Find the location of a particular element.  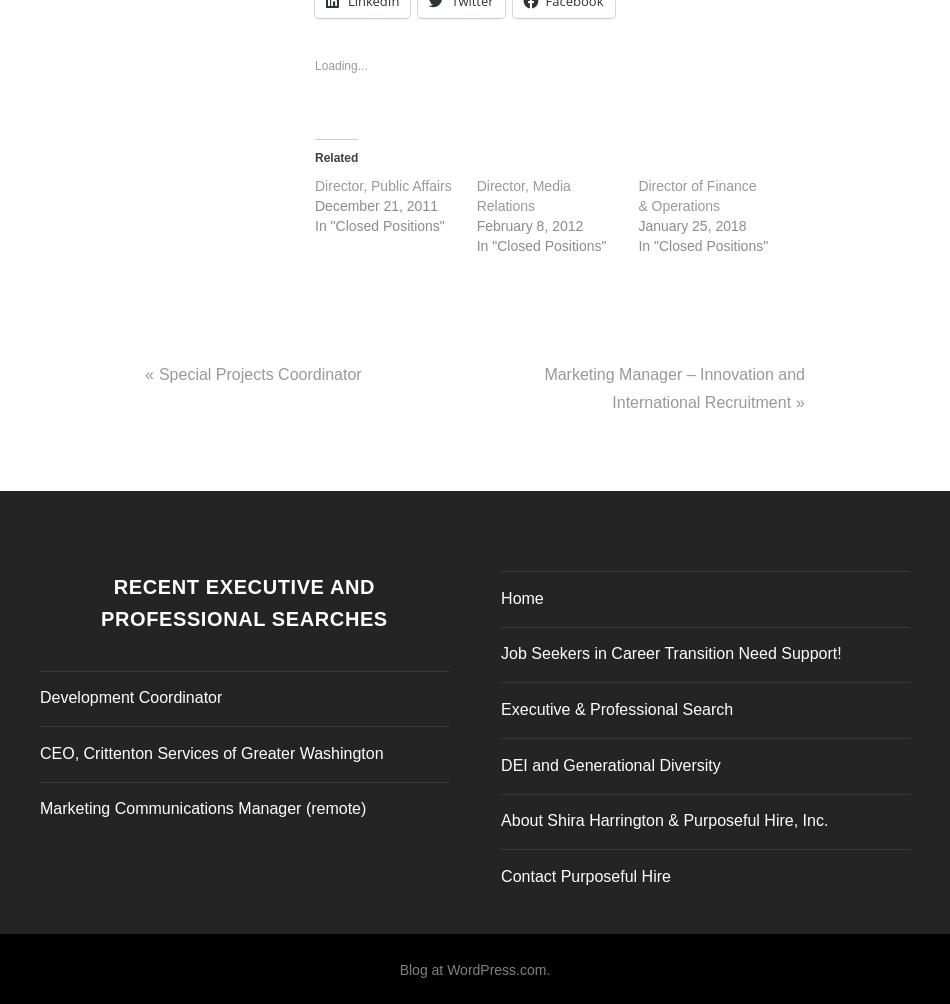

'Development Coordinator' is located at coordinates (131, 691).